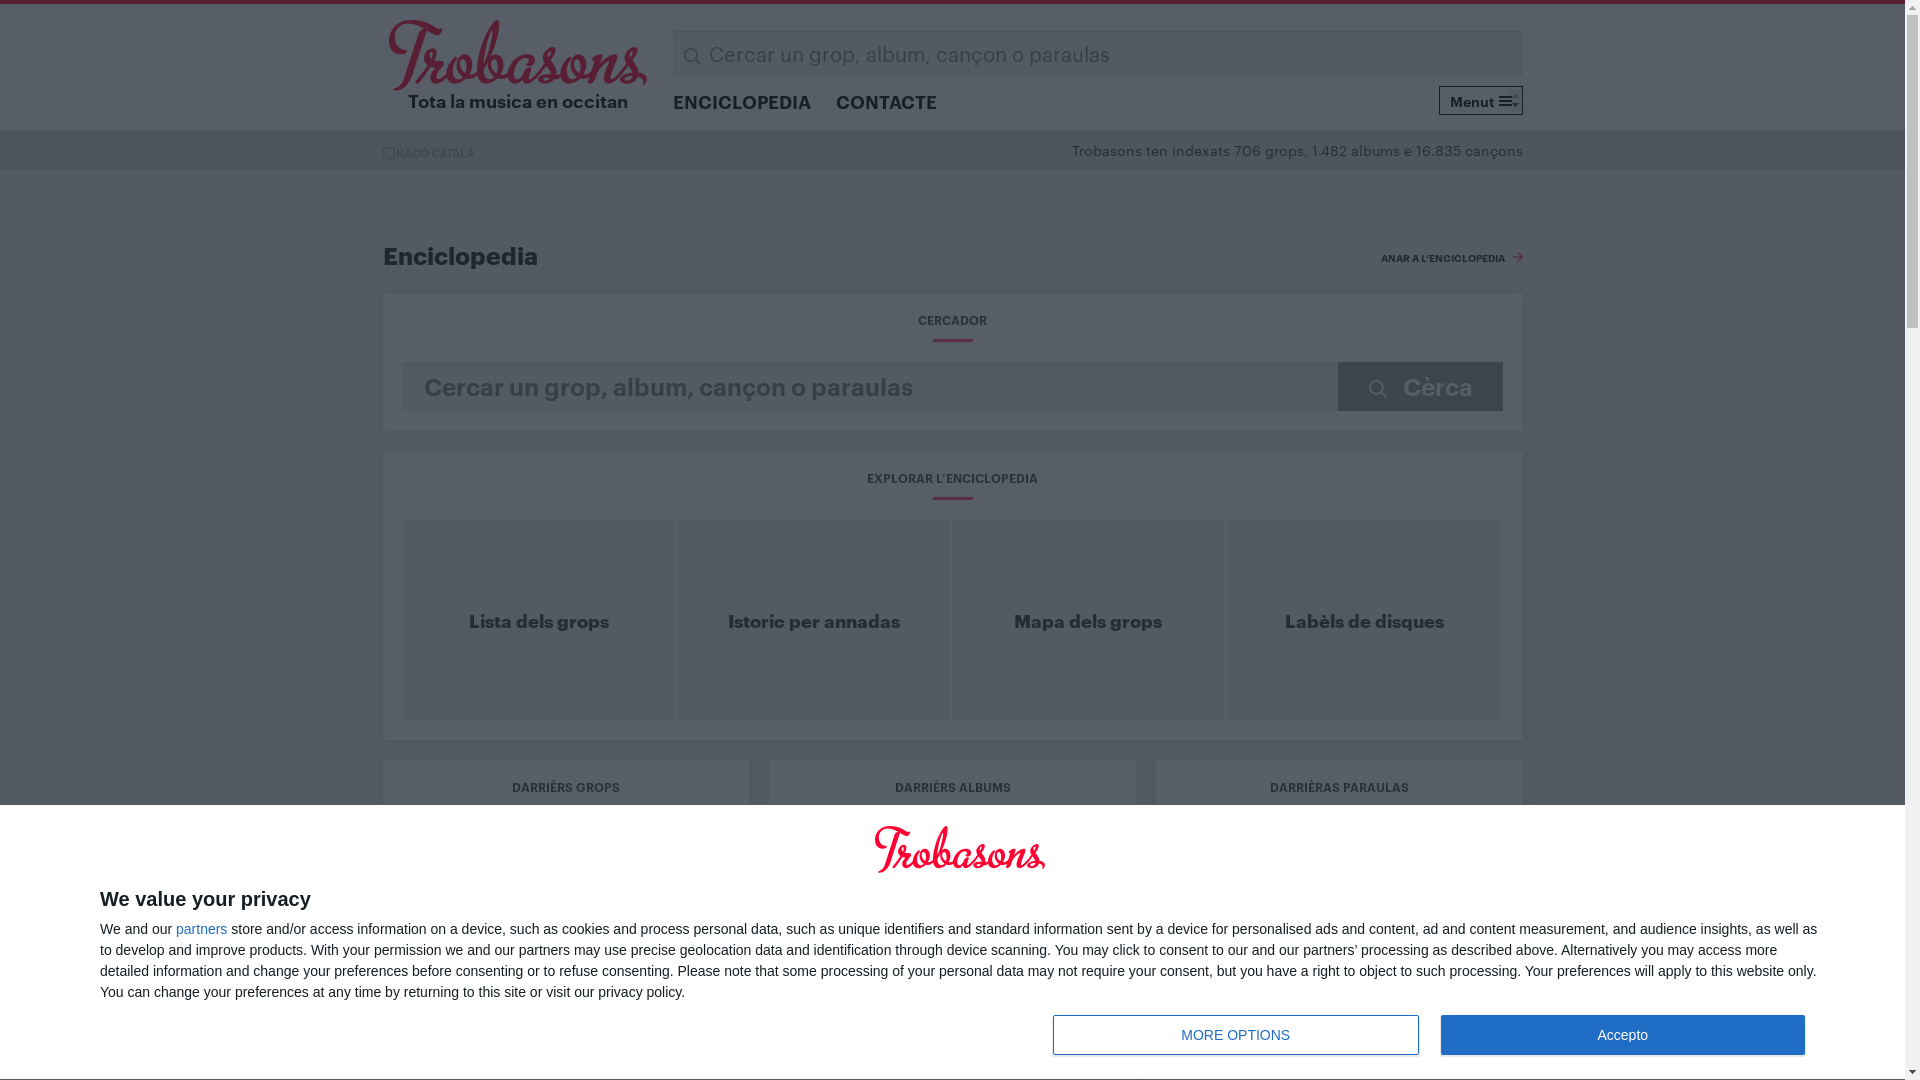  What do you see at coordinates (741, 100) in the screenshot?
I see `'ENCICLOPEDIA'` at bounding box center [741, 100].